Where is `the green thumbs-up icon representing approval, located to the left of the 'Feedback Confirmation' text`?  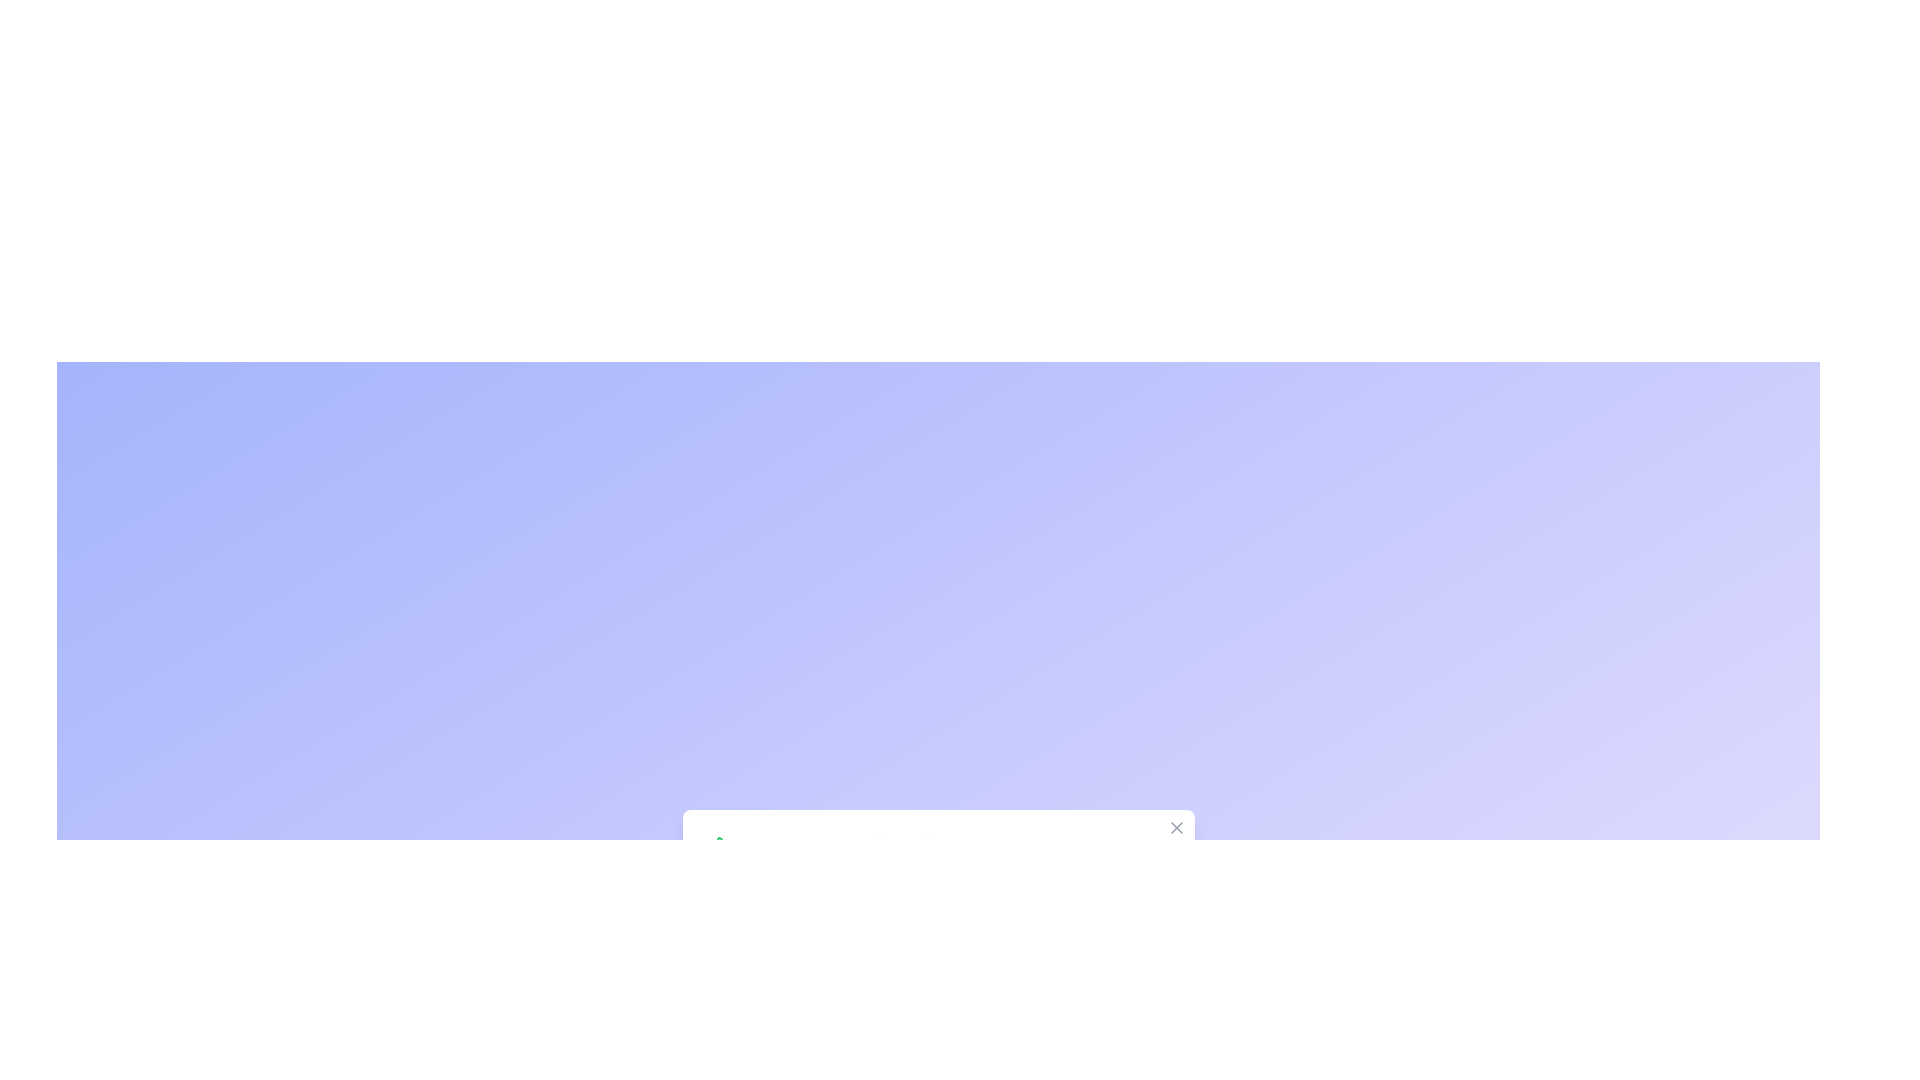 the green thumbs-up icon representing approval, located to the left of the 'Feedback Confirmation' text is located at coordinates (718, 848).